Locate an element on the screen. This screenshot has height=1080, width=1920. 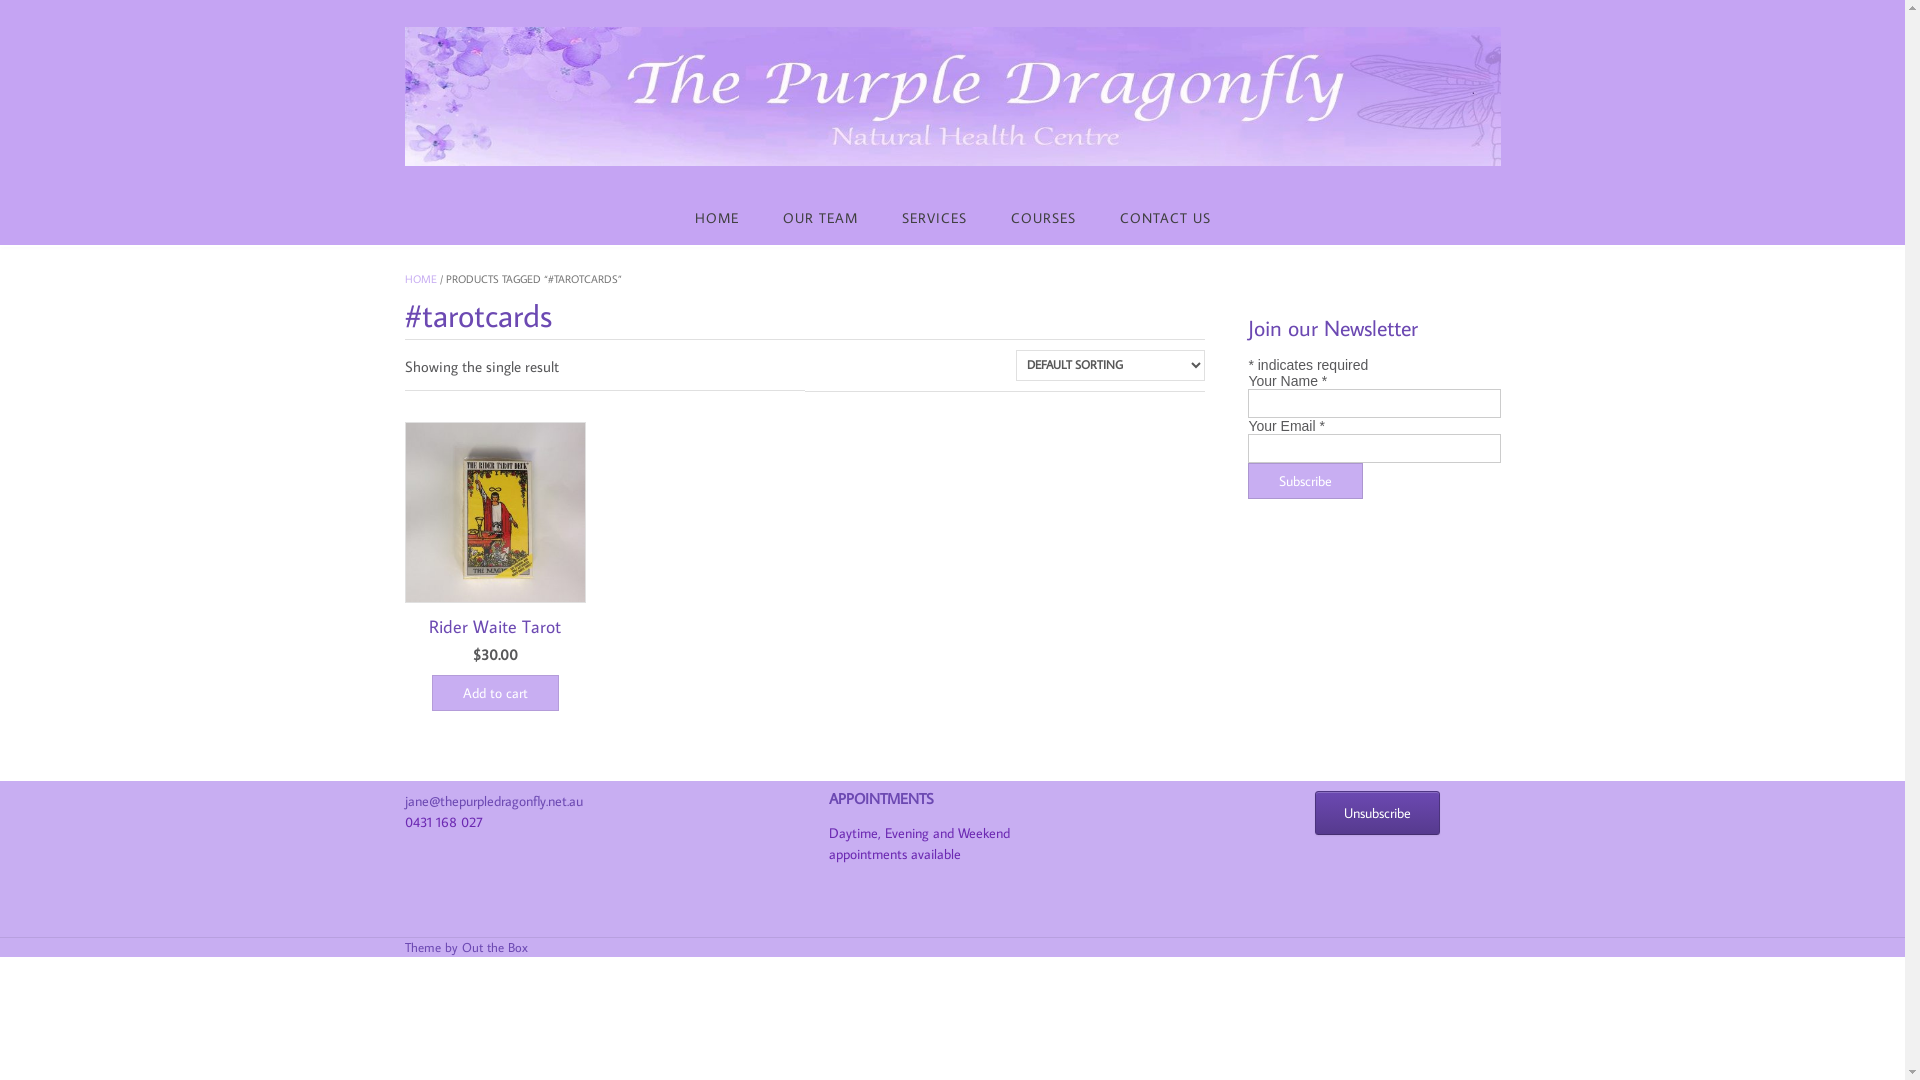
'Subscribe' is located at coordinates (1305, 481).